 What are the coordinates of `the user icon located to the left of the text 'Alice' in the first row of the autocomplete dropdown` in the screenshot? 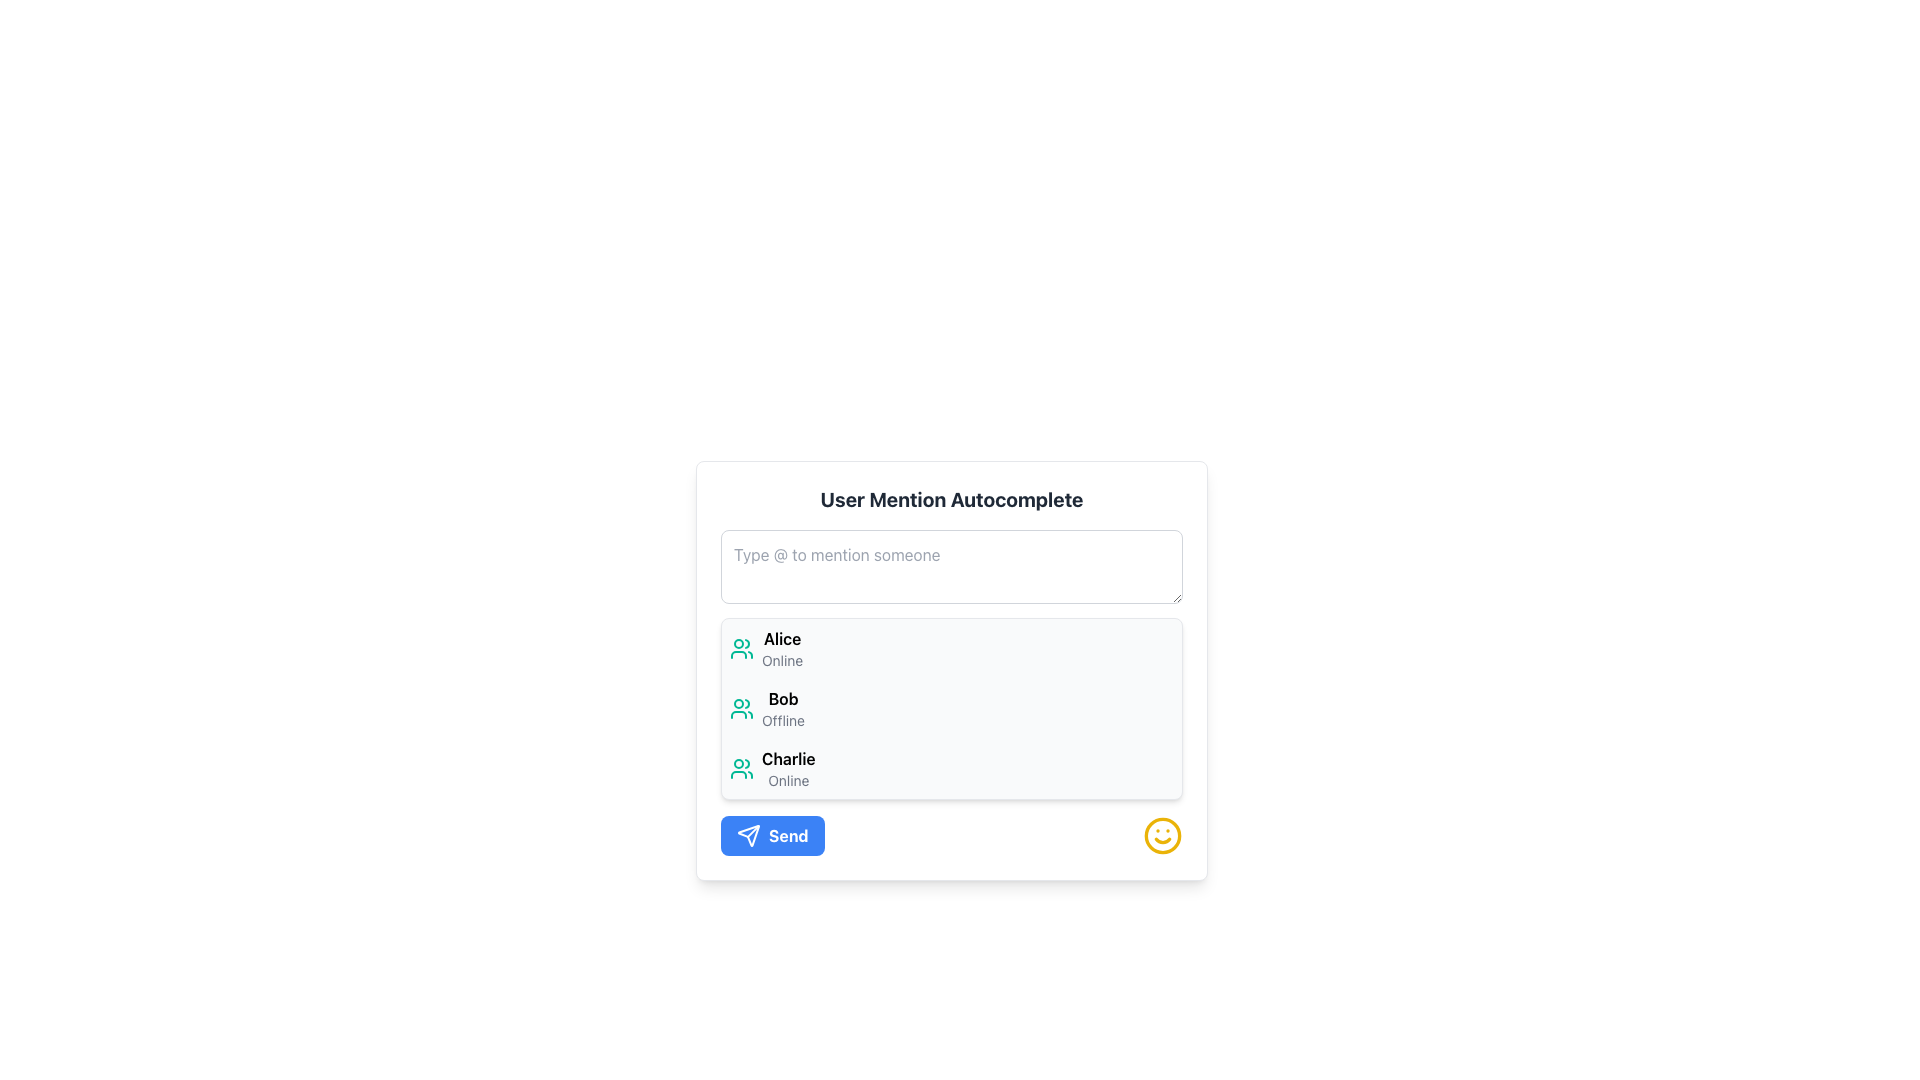 It's located at (741, 648).